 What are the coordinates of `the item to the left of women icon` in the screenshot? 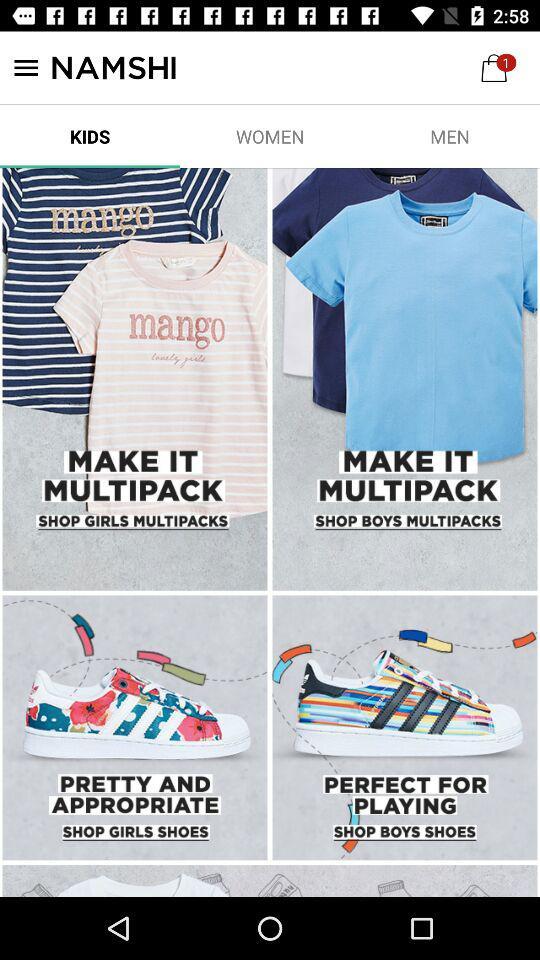 It's located at (89, 135).